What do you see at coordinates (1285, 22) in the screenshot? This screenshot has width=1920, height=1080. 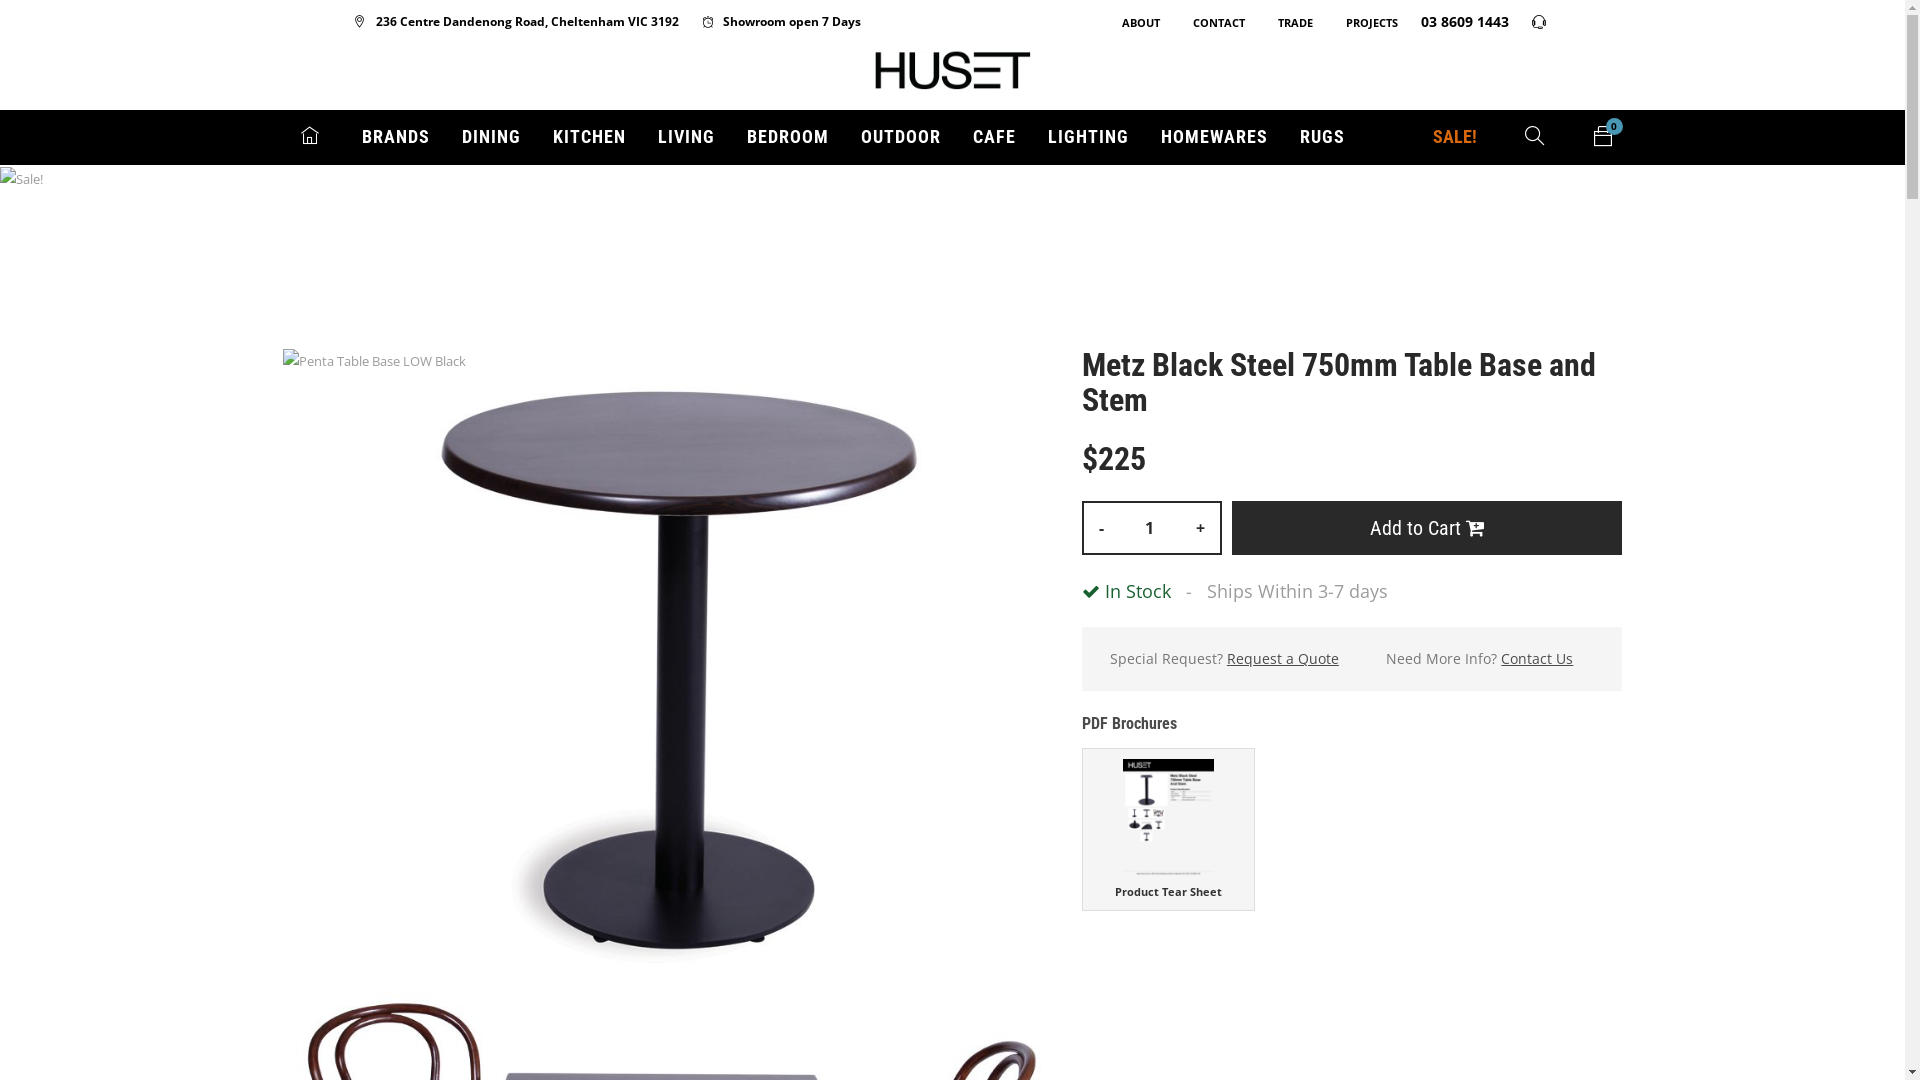 I see `'TRADE'` at bounding box center [1285, 22].